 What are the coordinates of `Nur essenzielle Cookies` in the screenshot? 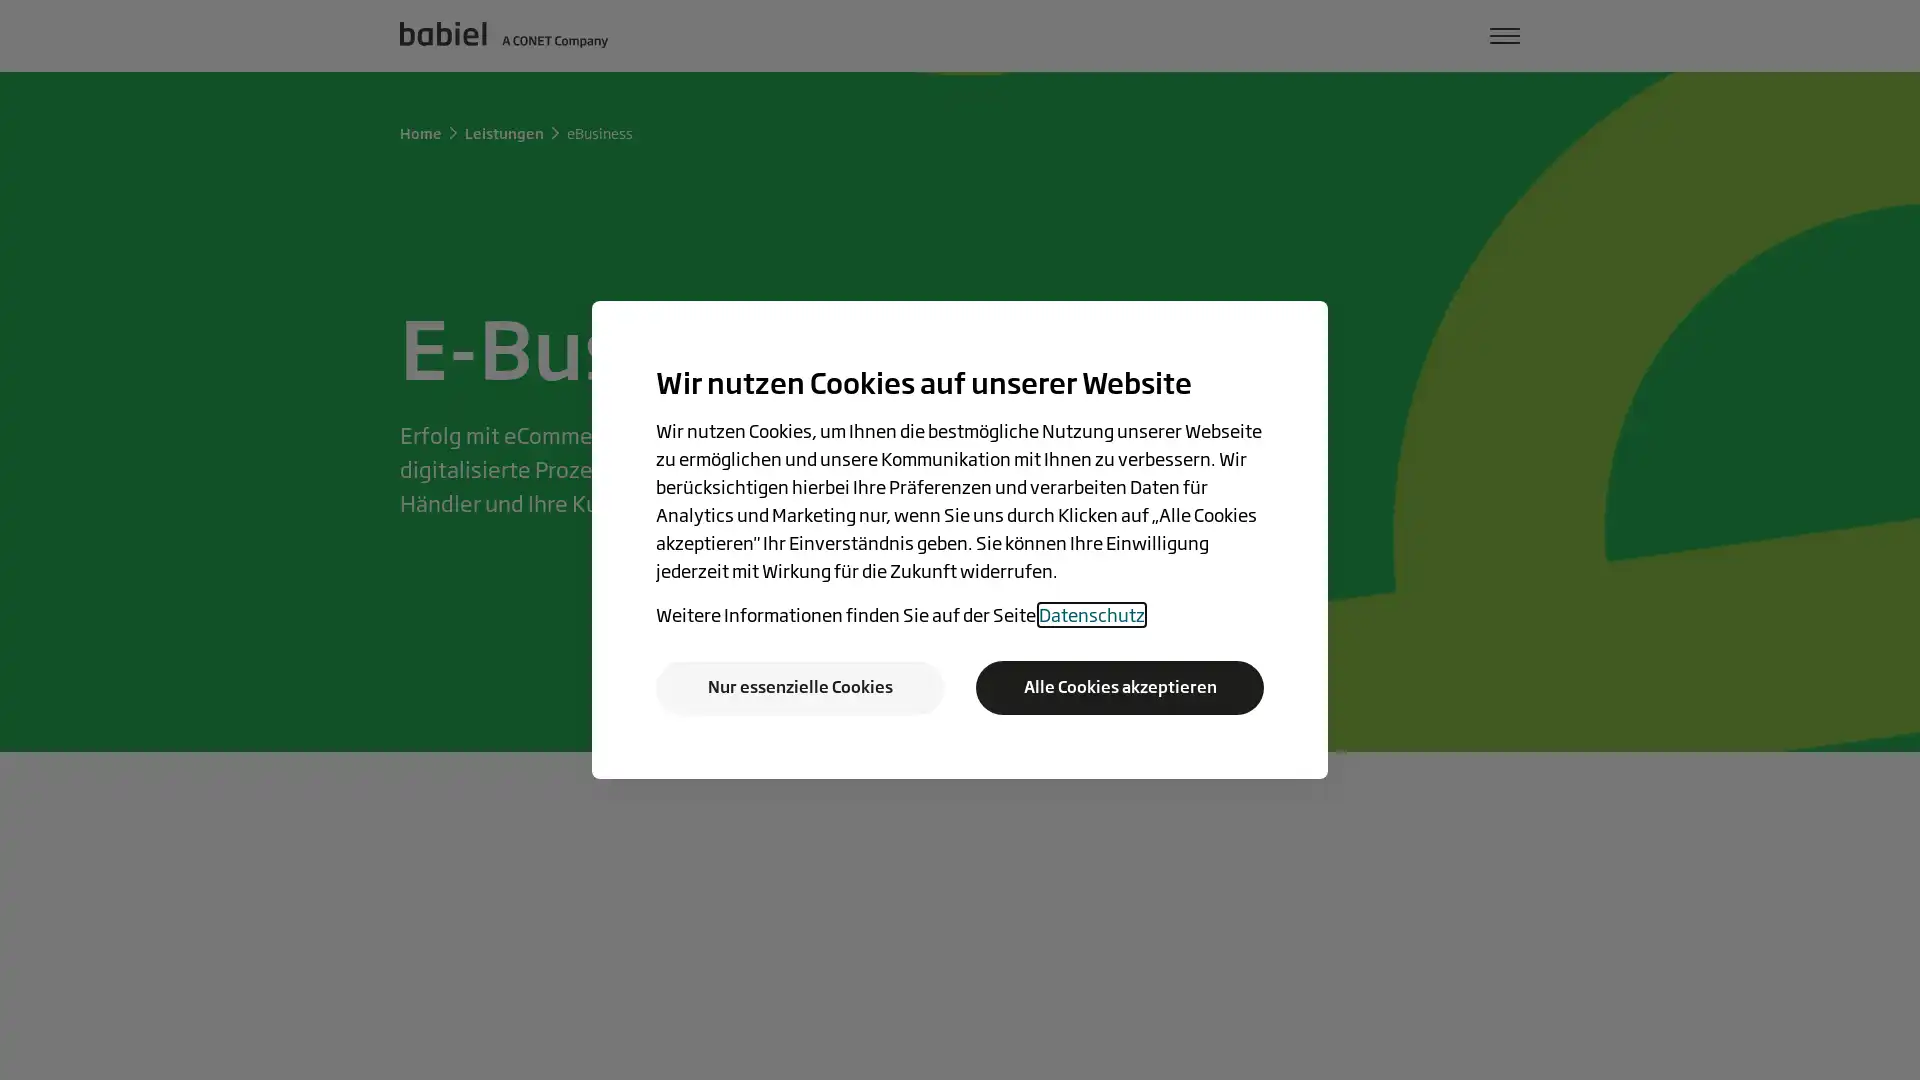 It's located at (800, 686).